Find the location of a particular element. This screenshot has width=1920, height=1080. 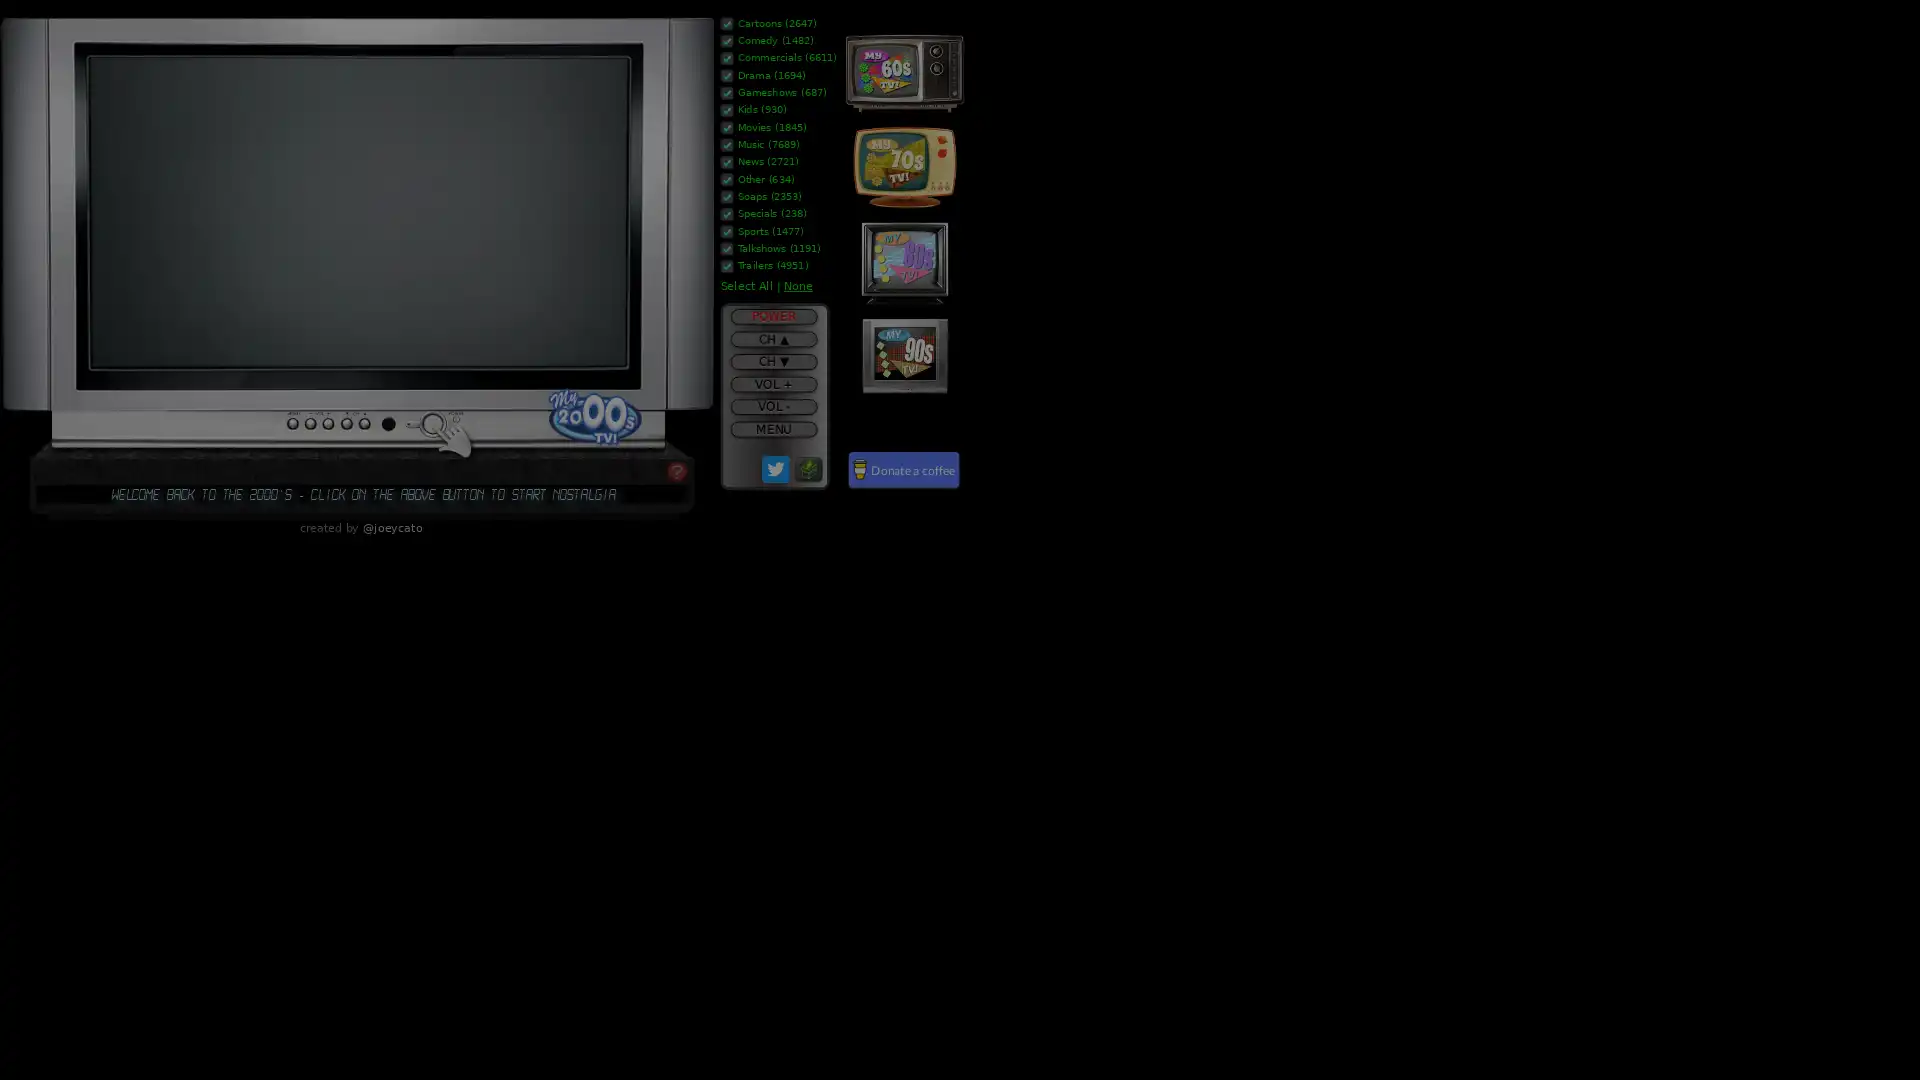

VOL + is located at coordinates (772, 384).